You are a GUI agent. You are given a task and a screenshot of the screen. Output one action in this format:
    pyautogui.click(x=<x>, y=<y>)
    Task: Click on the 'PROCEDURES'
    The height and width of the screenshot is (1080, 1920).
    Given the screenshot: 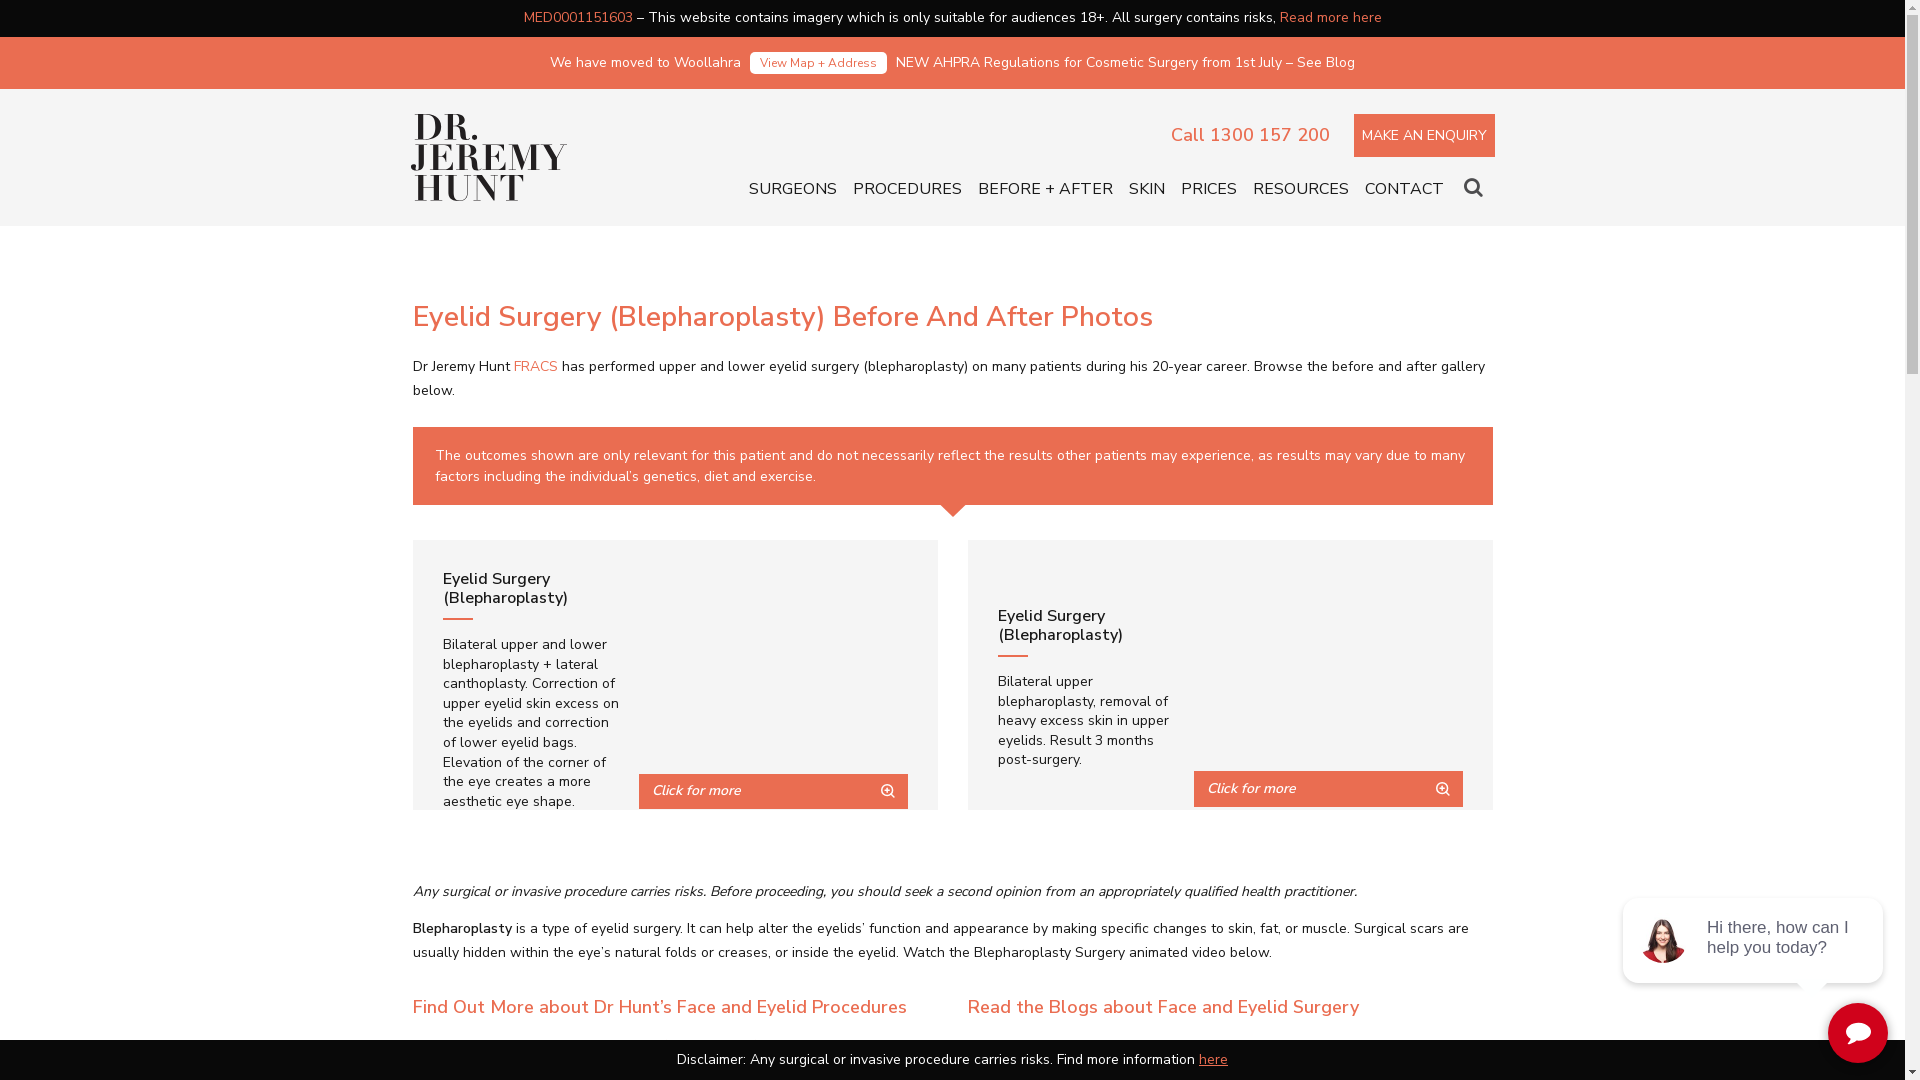 What is the action you would take?
    pyautogui.click(x=905, y=189)
    